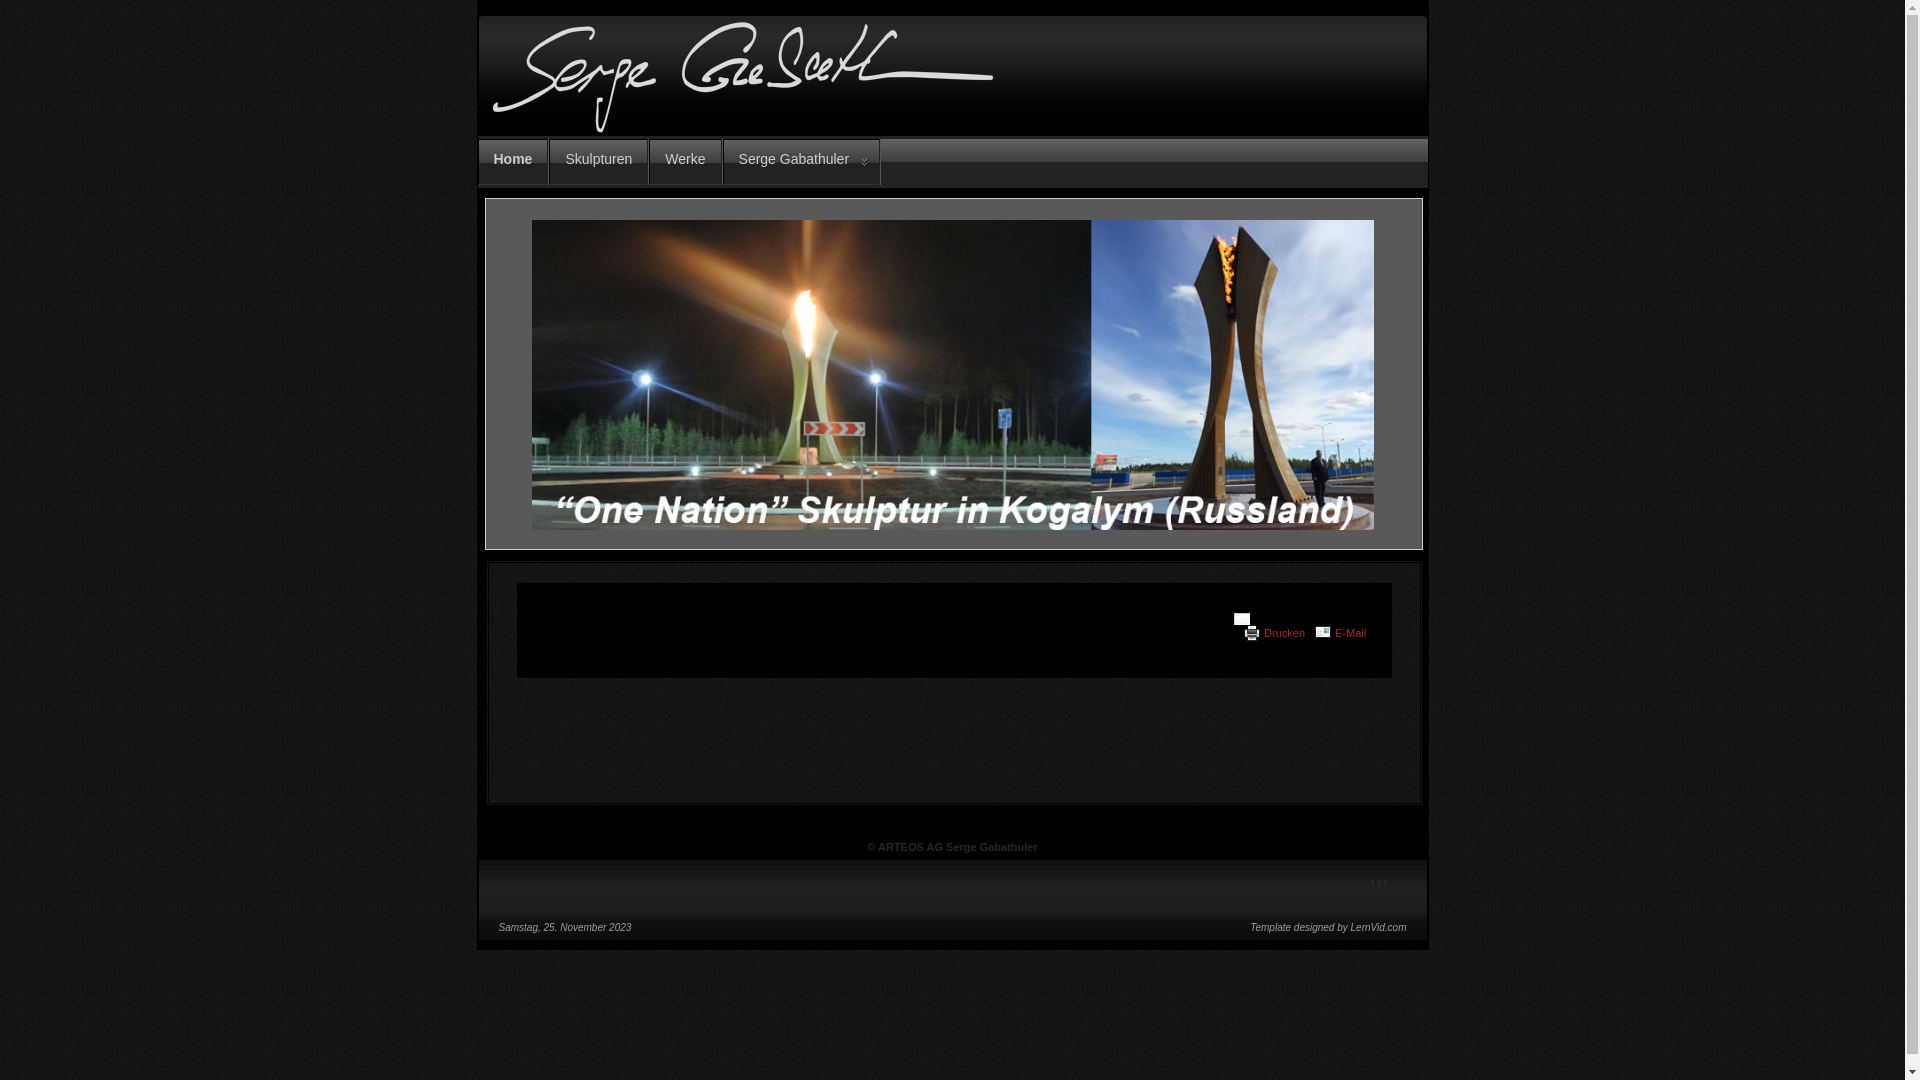 This screenshot has height=1080, width=1920. I want to click on 'Werke', so click(648, 161).